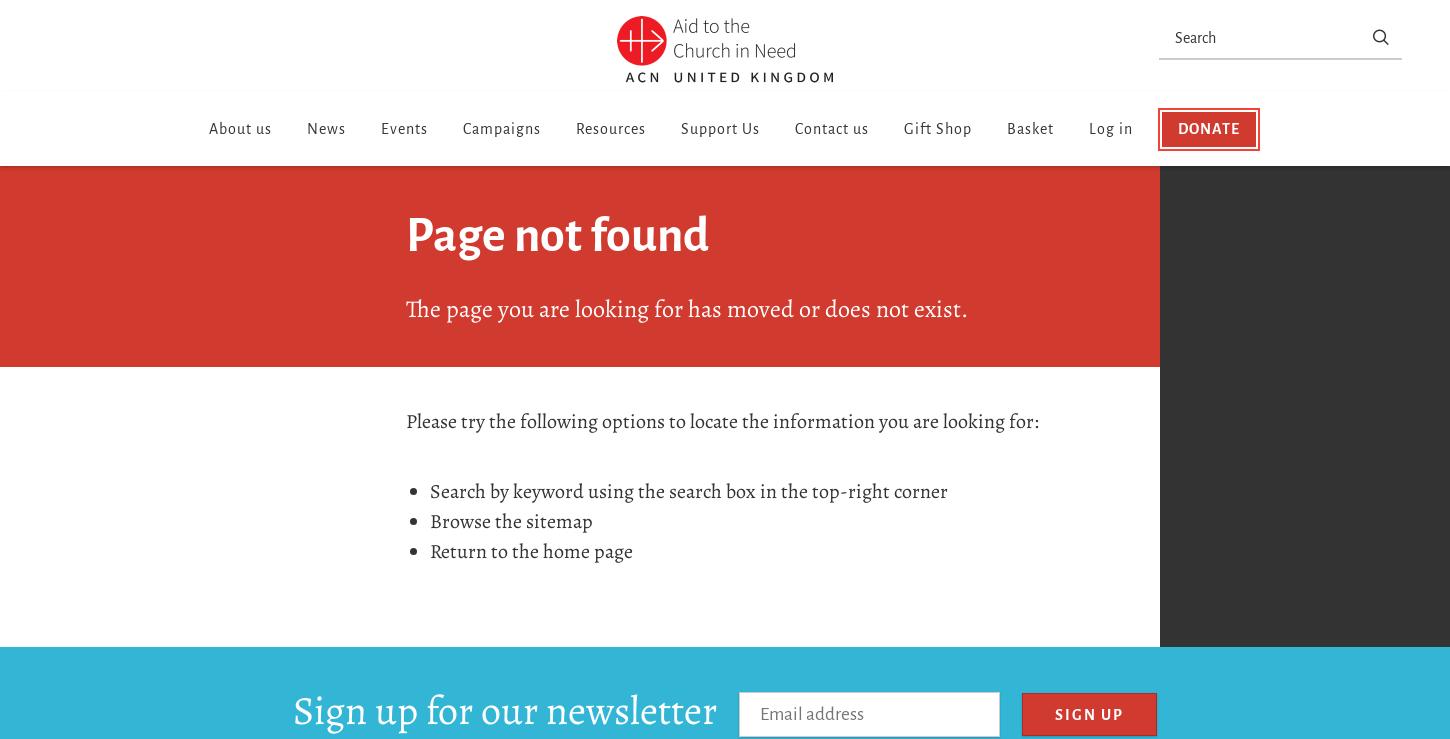  Describe the element at coordinates (429, 490) in the screenshot. I see `'Search by keyword using the search box in the top-right corner'` at that location.